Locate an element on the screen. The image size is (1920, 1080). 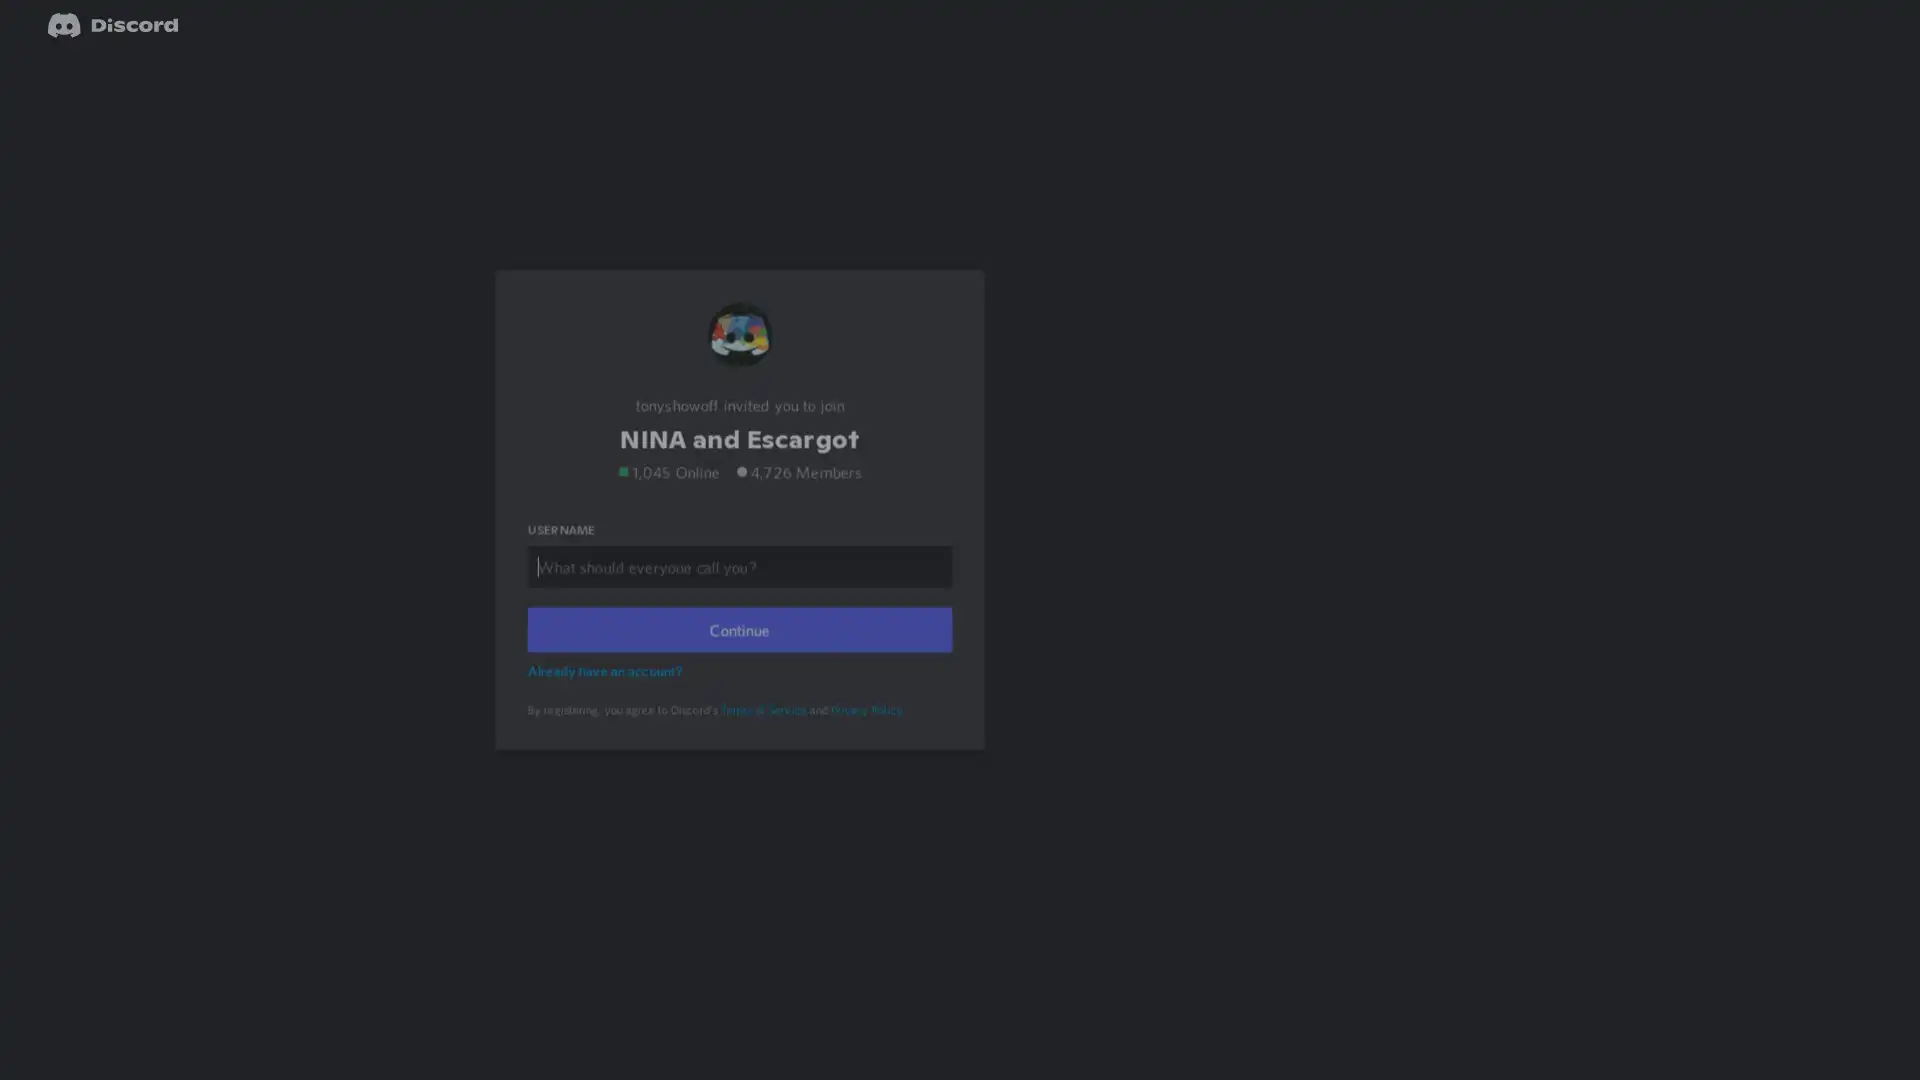
Already have an account? is located at coordinates (607, 696).